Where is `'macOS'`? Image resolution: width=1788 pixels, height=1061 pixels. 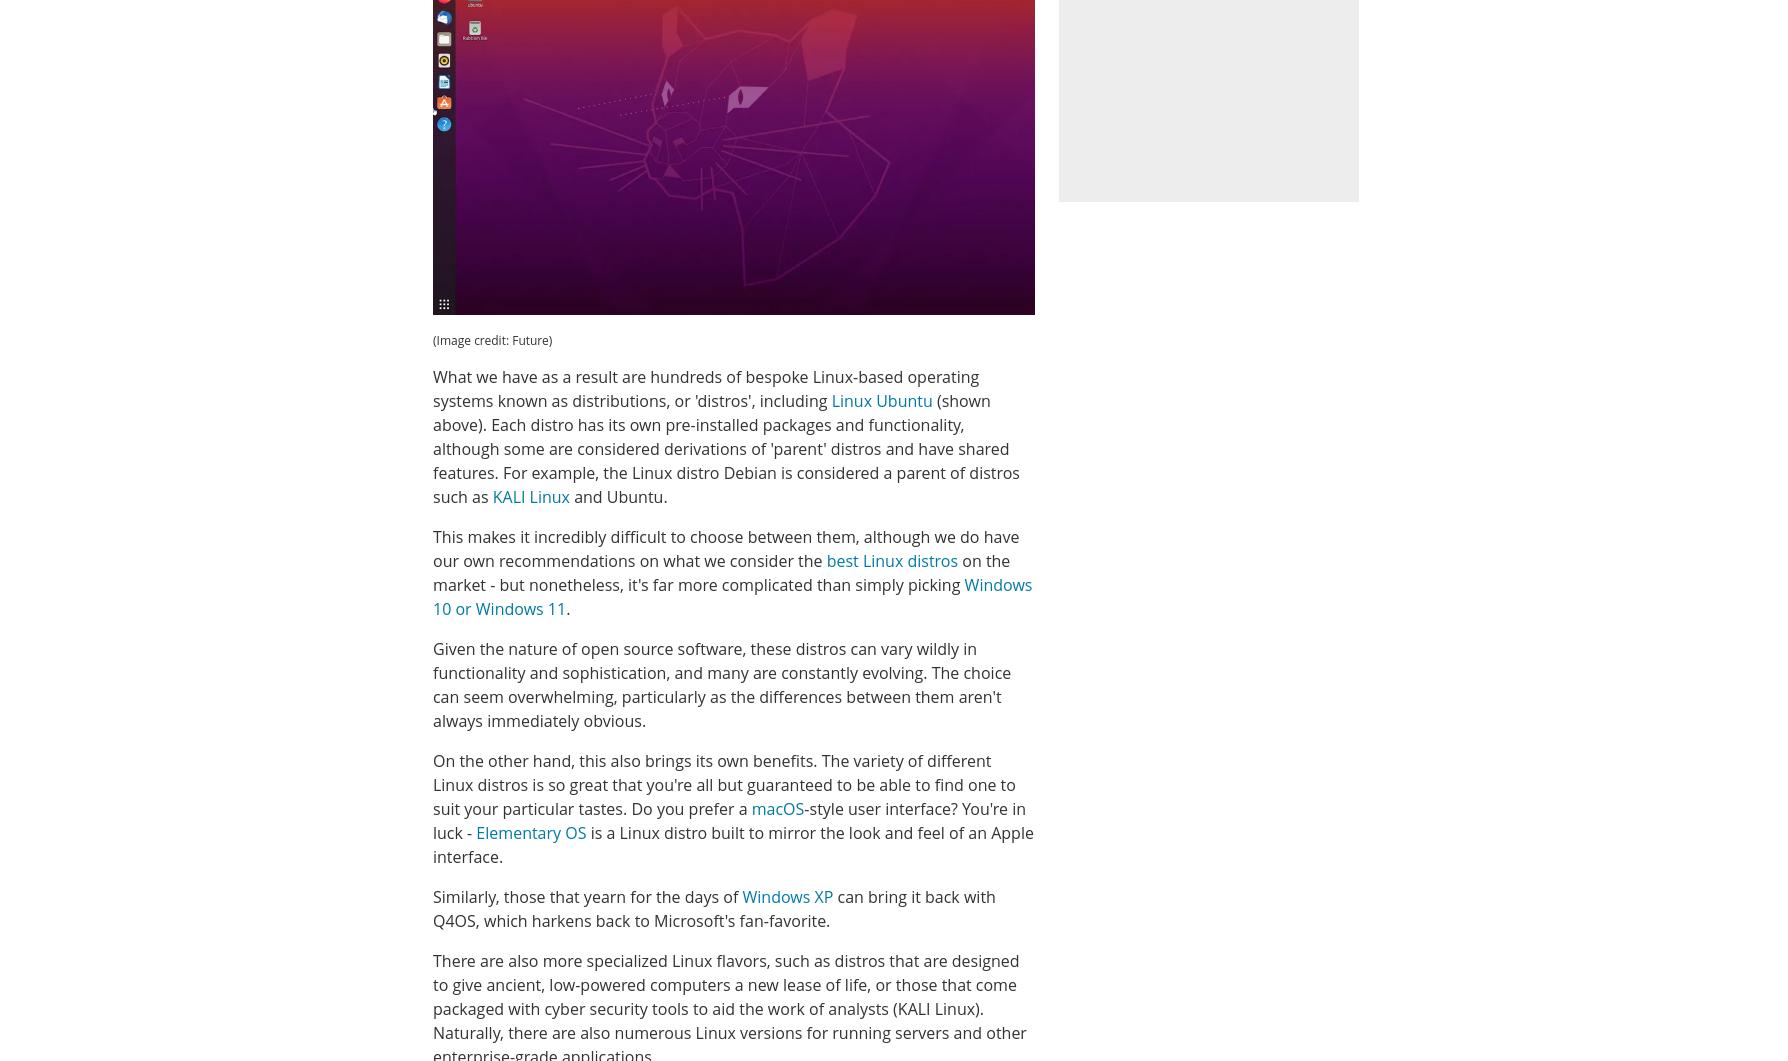 'macOS' is located at coordinates (776, 809).